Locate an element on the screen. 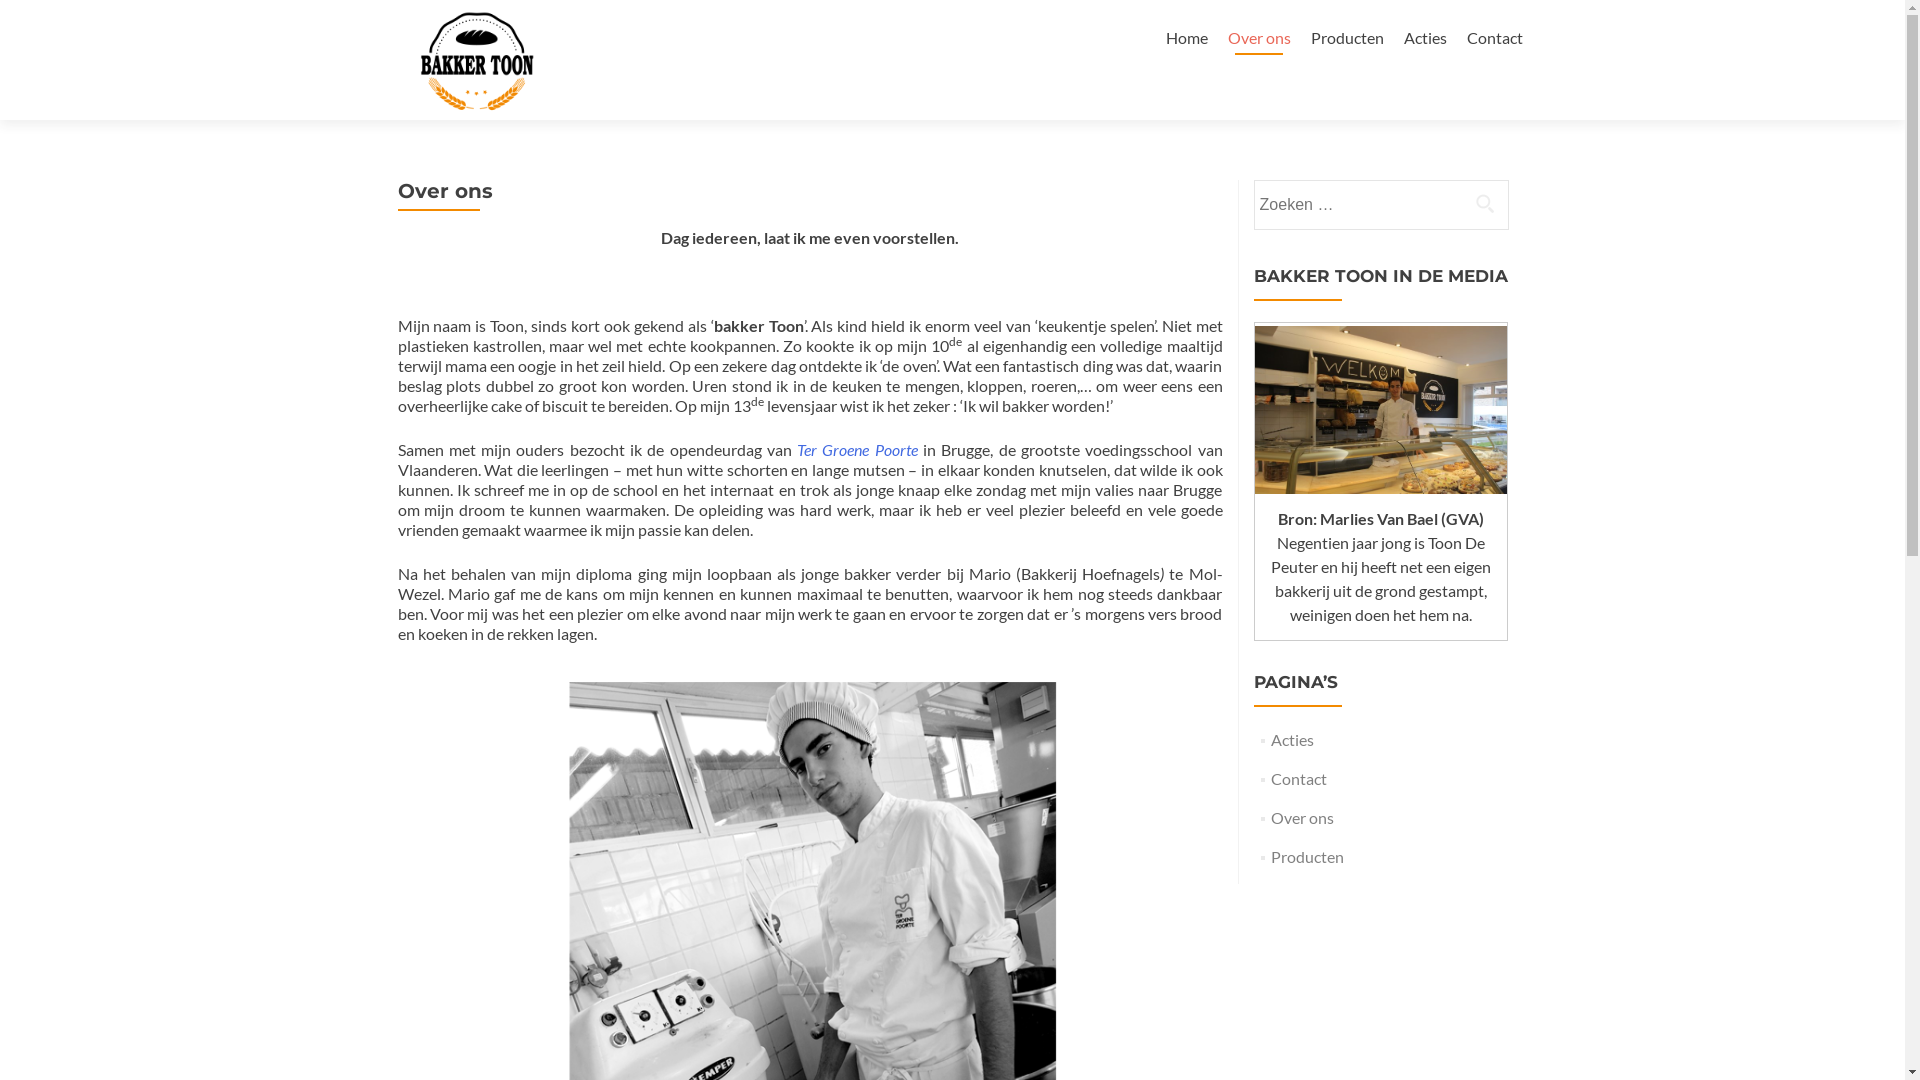 The image size is (1920, 1080). 'Bakker Toon' is located at coordinates (476, 38).